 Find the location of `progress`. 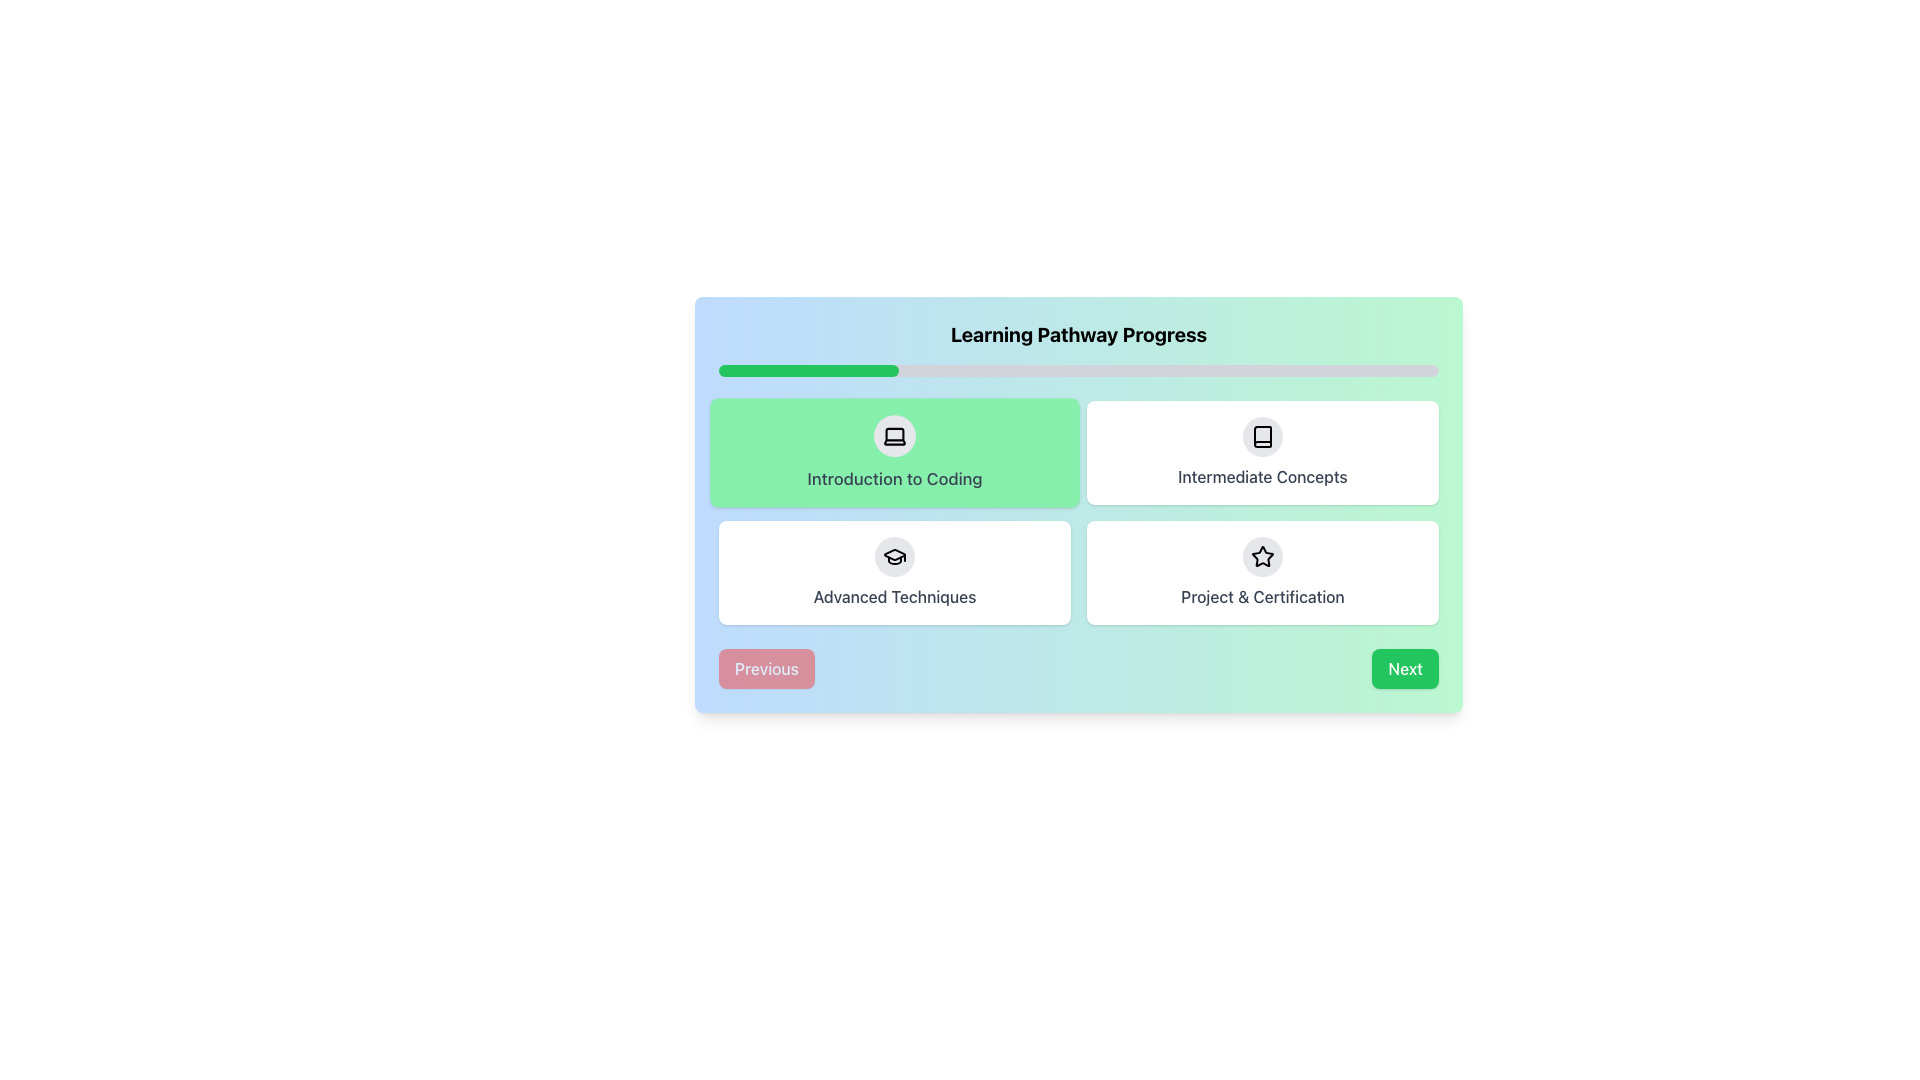

progress is located at coordinates (725, 370).